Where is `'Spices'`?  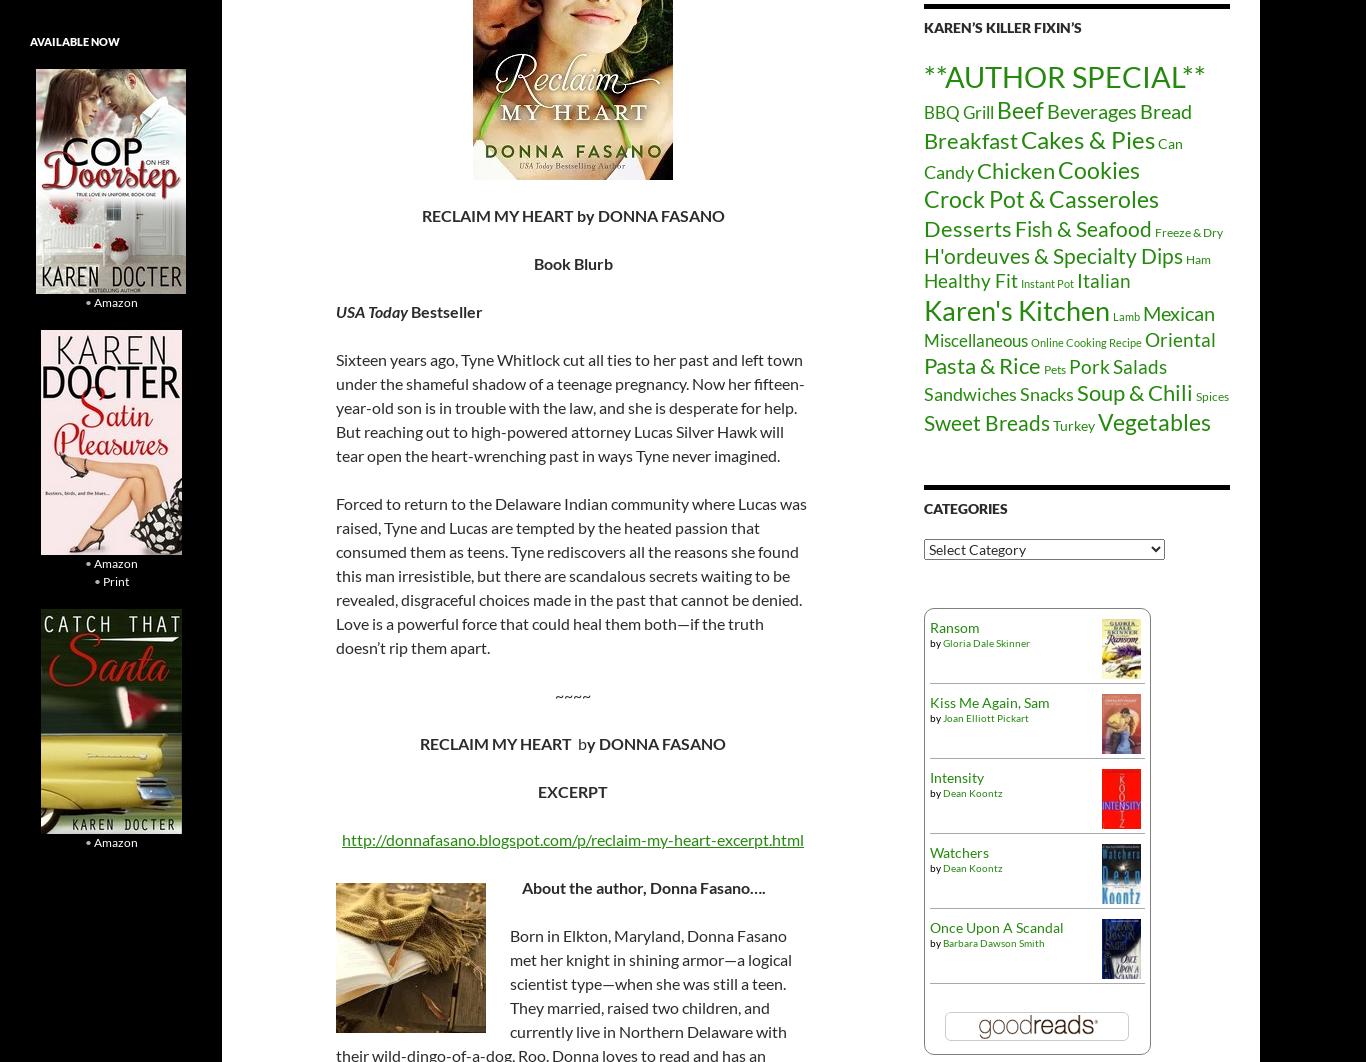 'Spices' is located at coordinates (1195, 395).